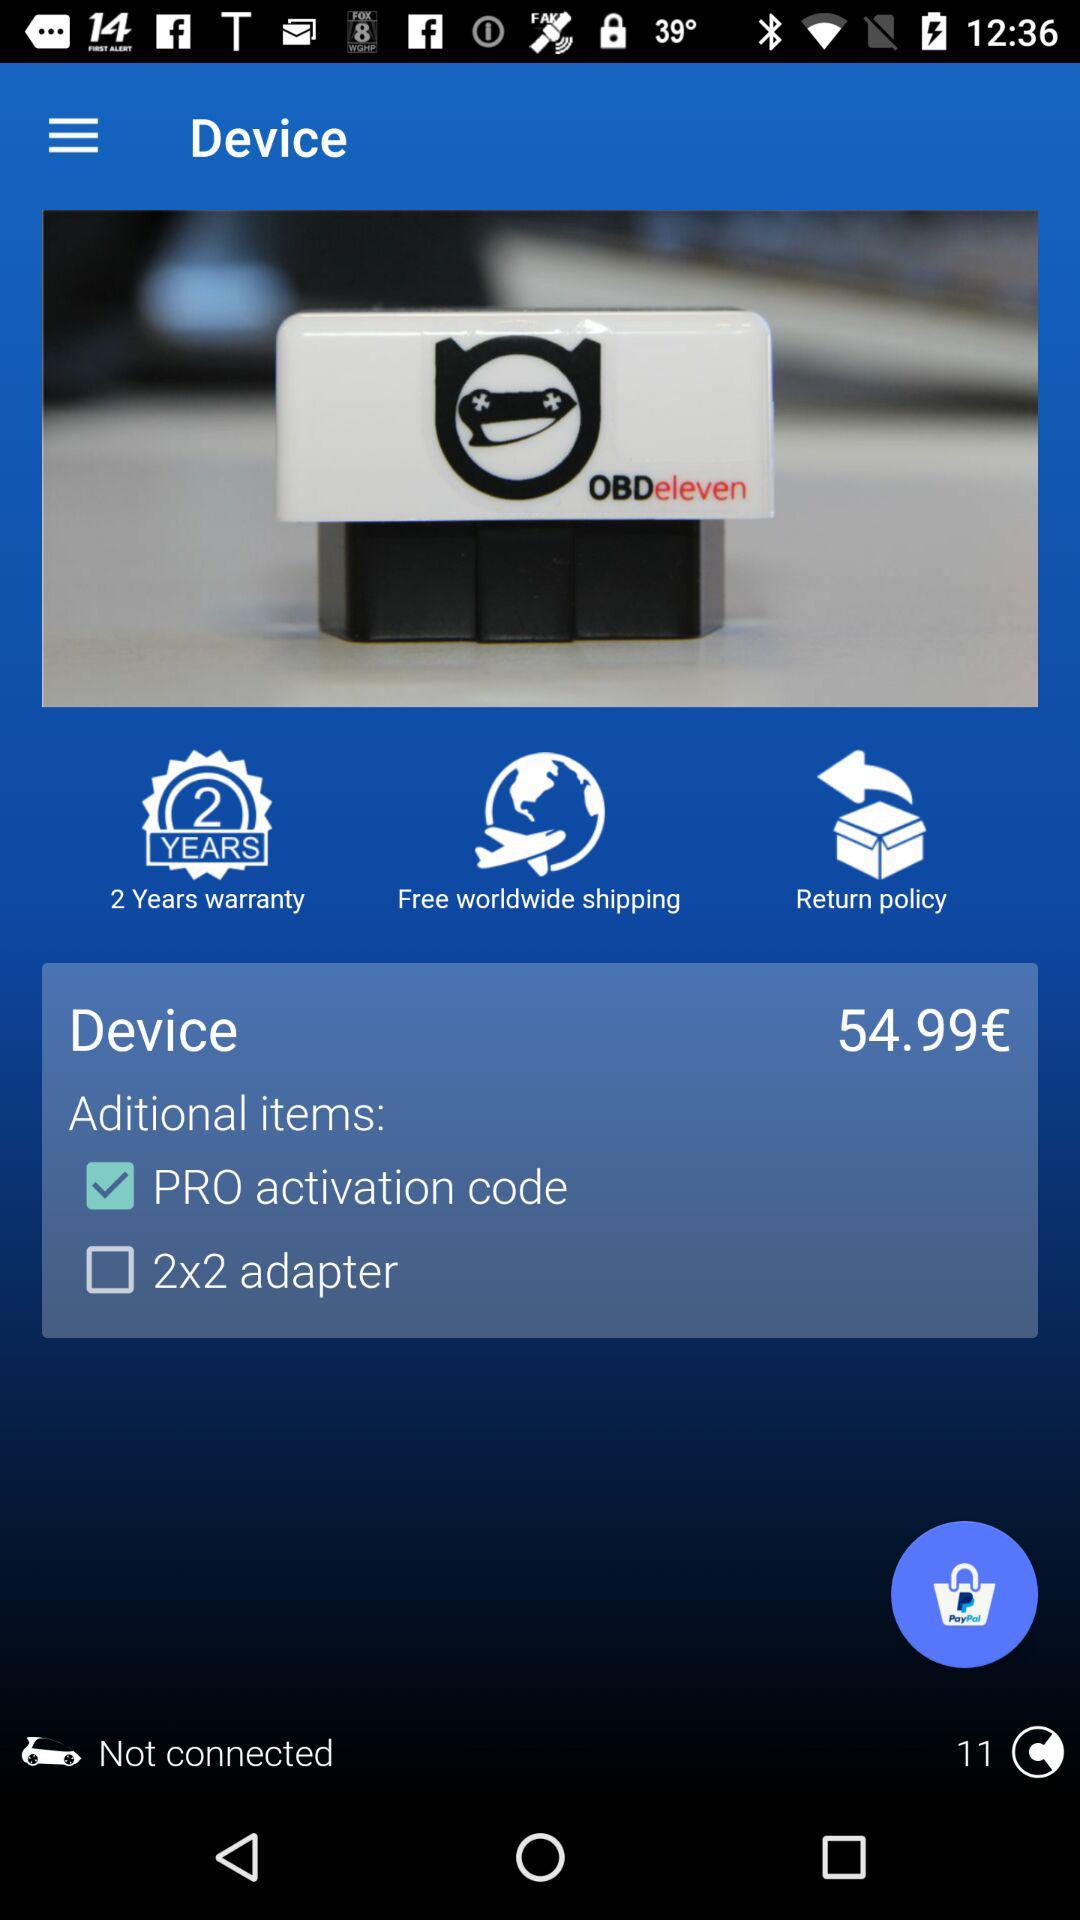 Image resolution: width=1080 pixels, height=1920 pixels. Describe the element at coordinates (870, 814) in the screenshot. I see `refund` at that location.